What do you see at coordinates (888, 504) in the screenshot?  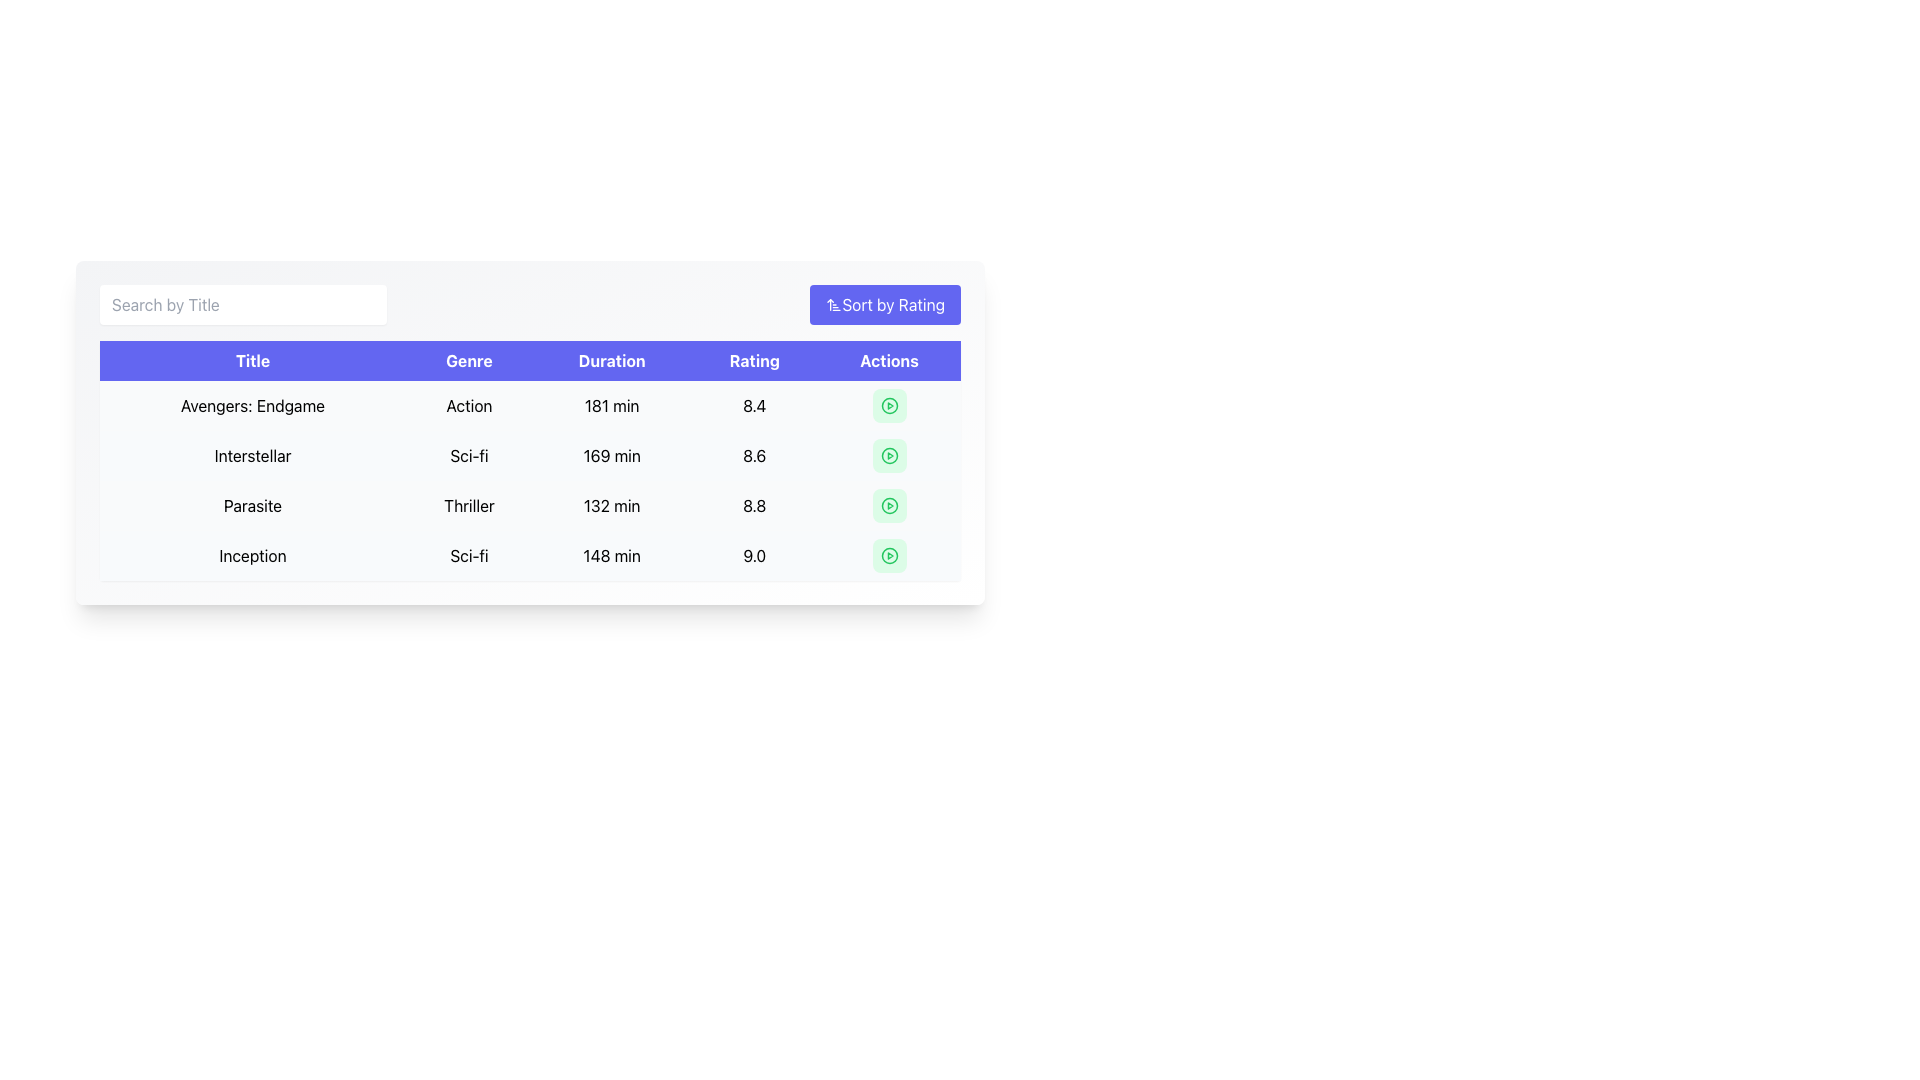 I see `the circular play icon button in the 'Actions' column of the data table row for the movie 'Parasite'` at bounding box center [888, 504].